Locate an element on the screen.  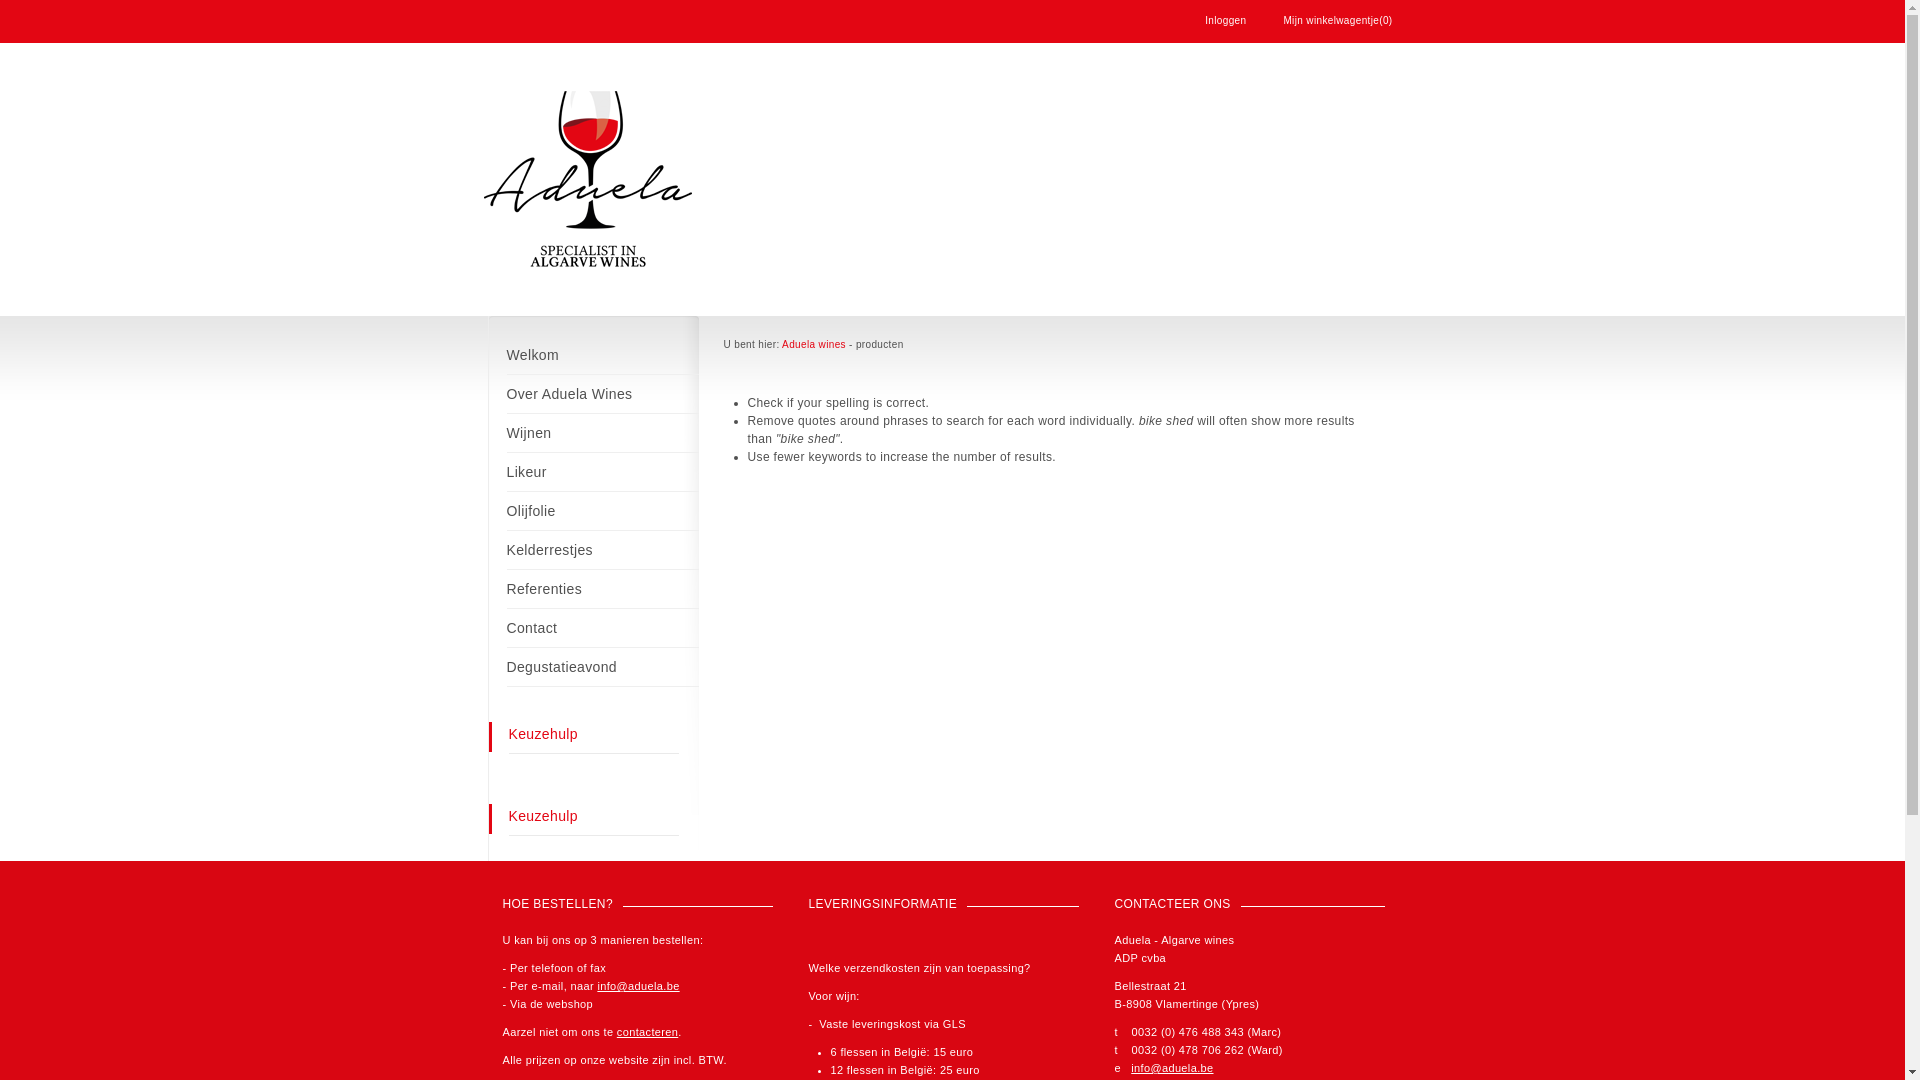
'info@aduela.be' is located at coordinates (637, 985).